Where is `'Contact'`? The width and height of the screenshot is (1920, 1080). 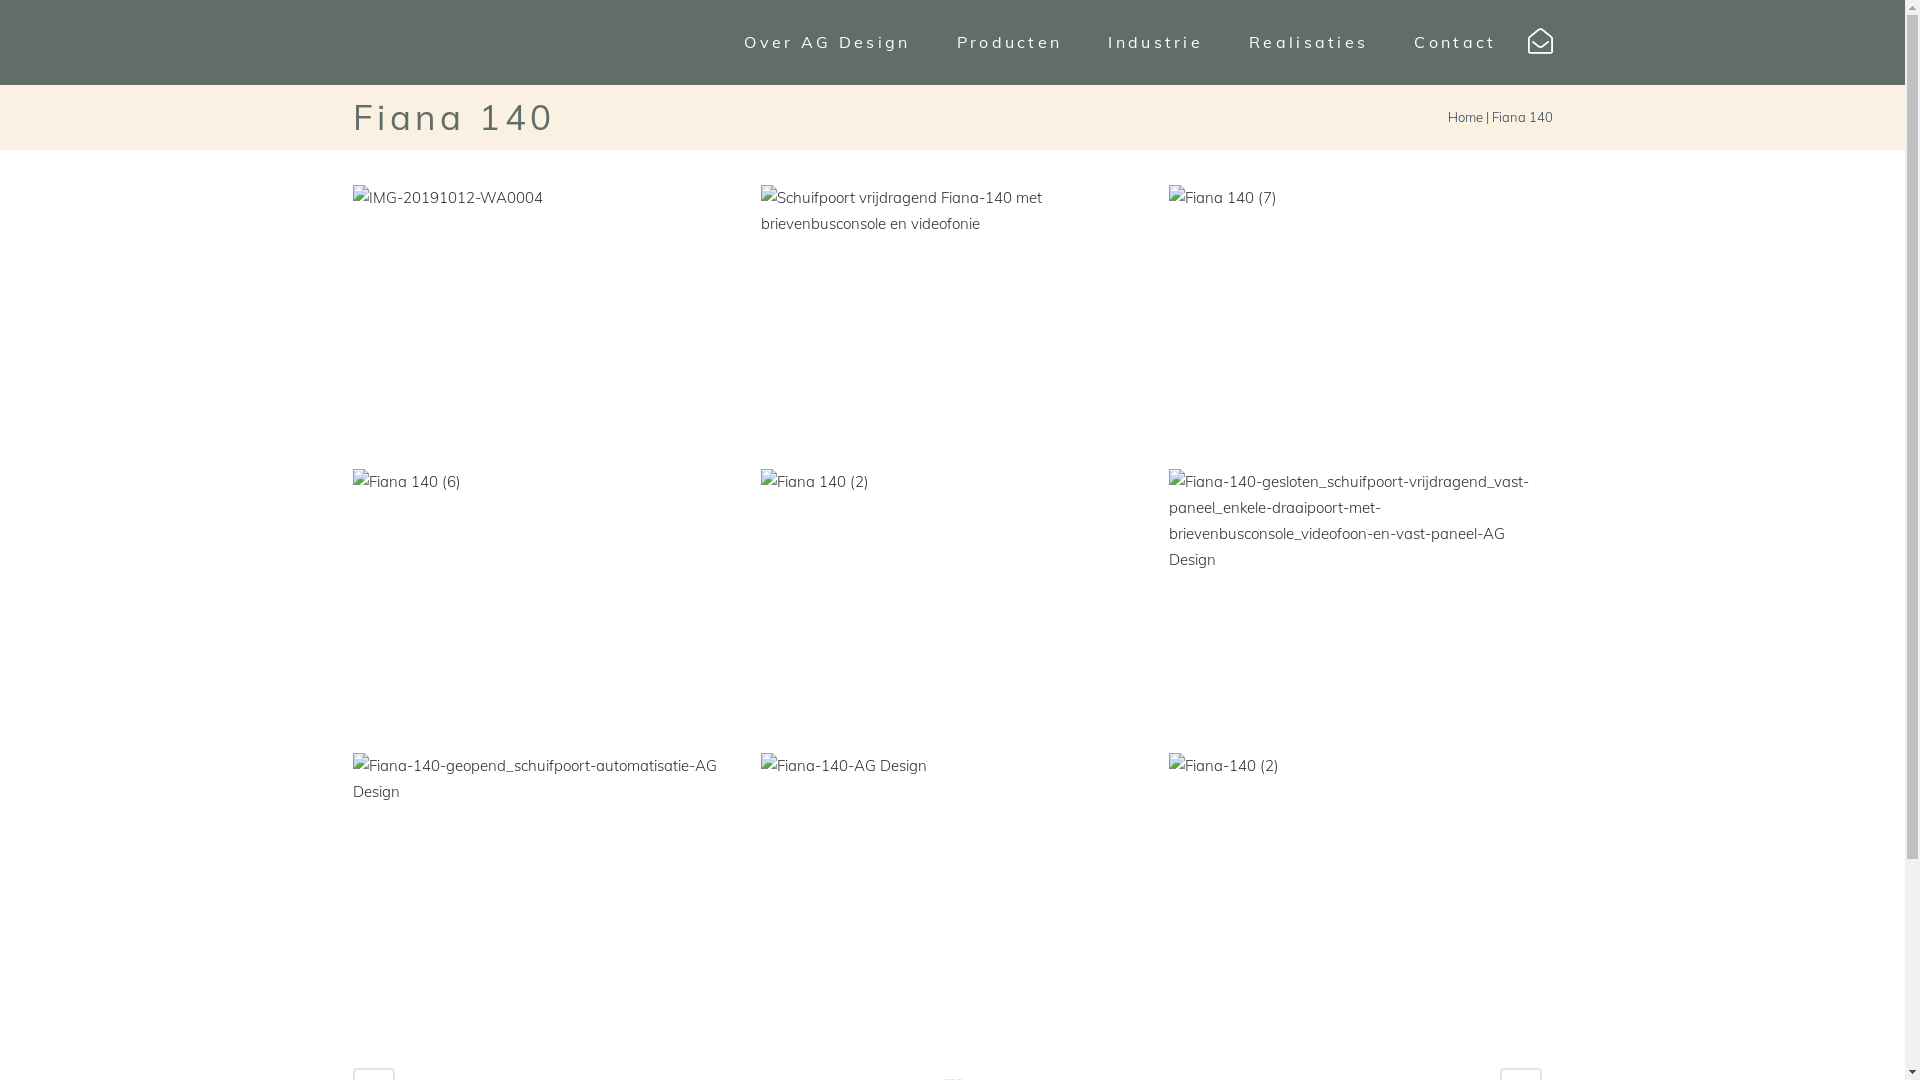 'Contact' is located at coordinates (1390, 42).